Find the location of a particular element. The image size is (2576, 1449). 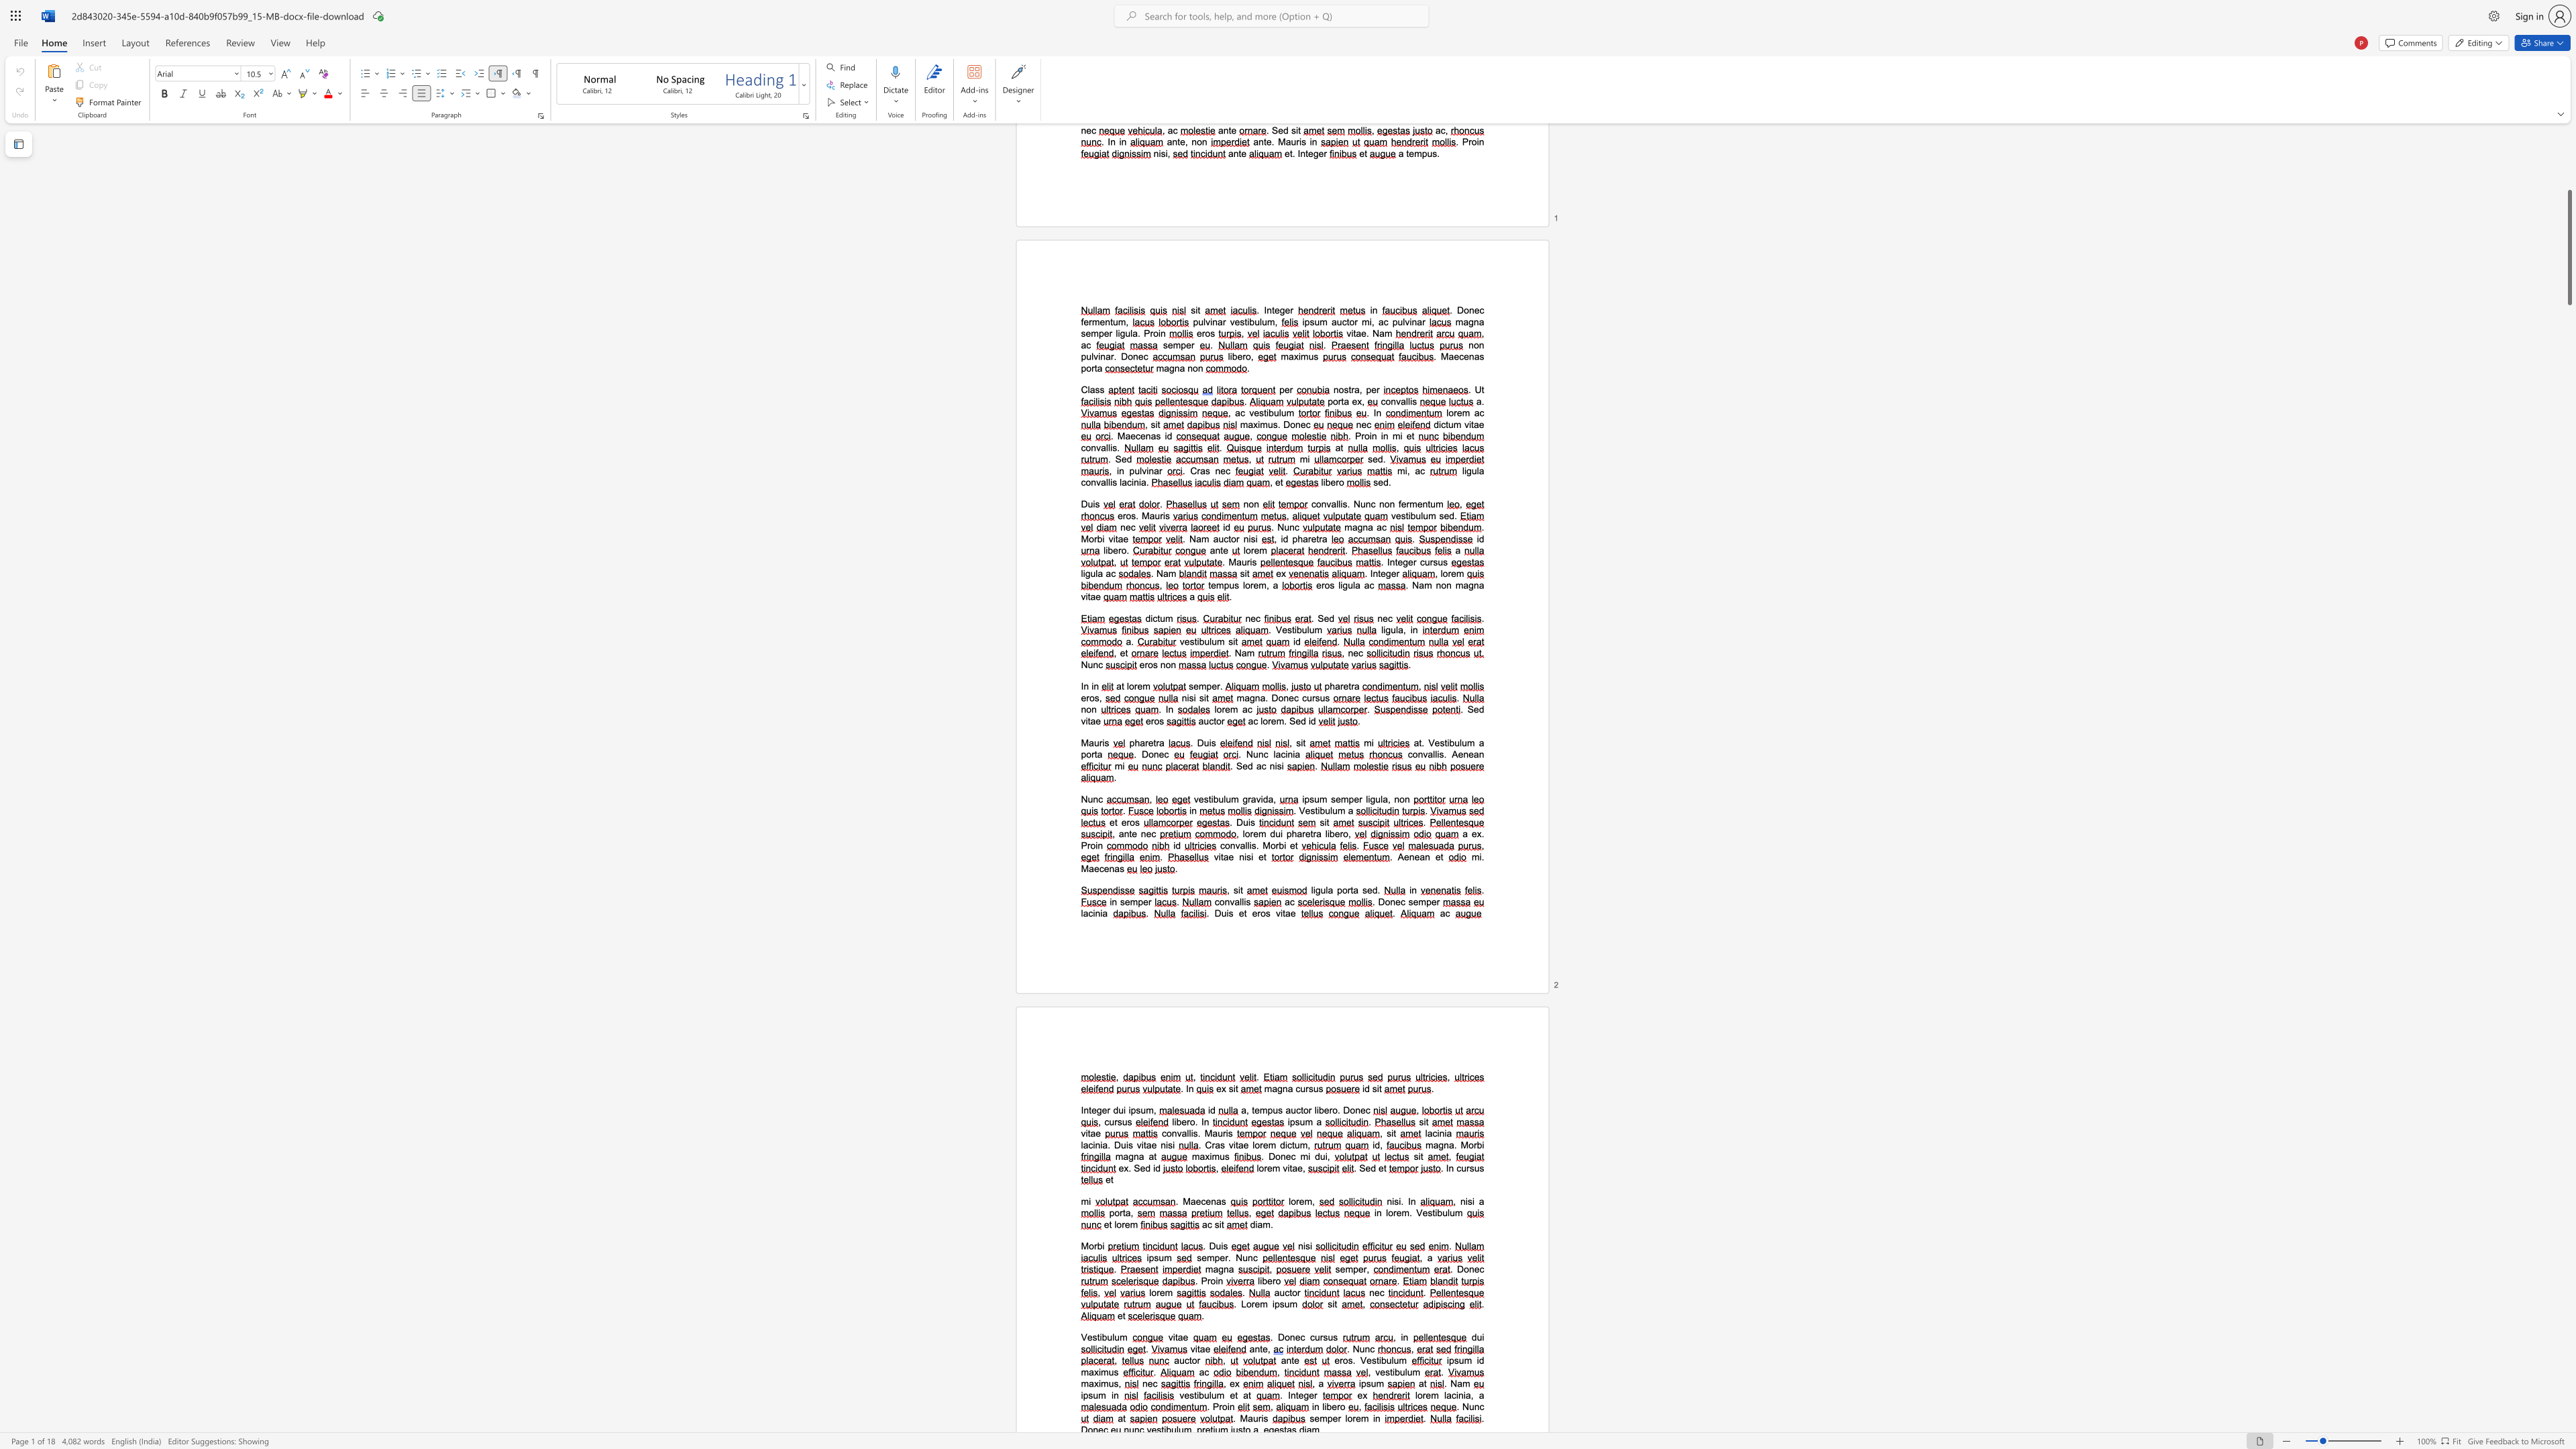

the 1th character "m" in the text is located at coordinates (1304, 1157).